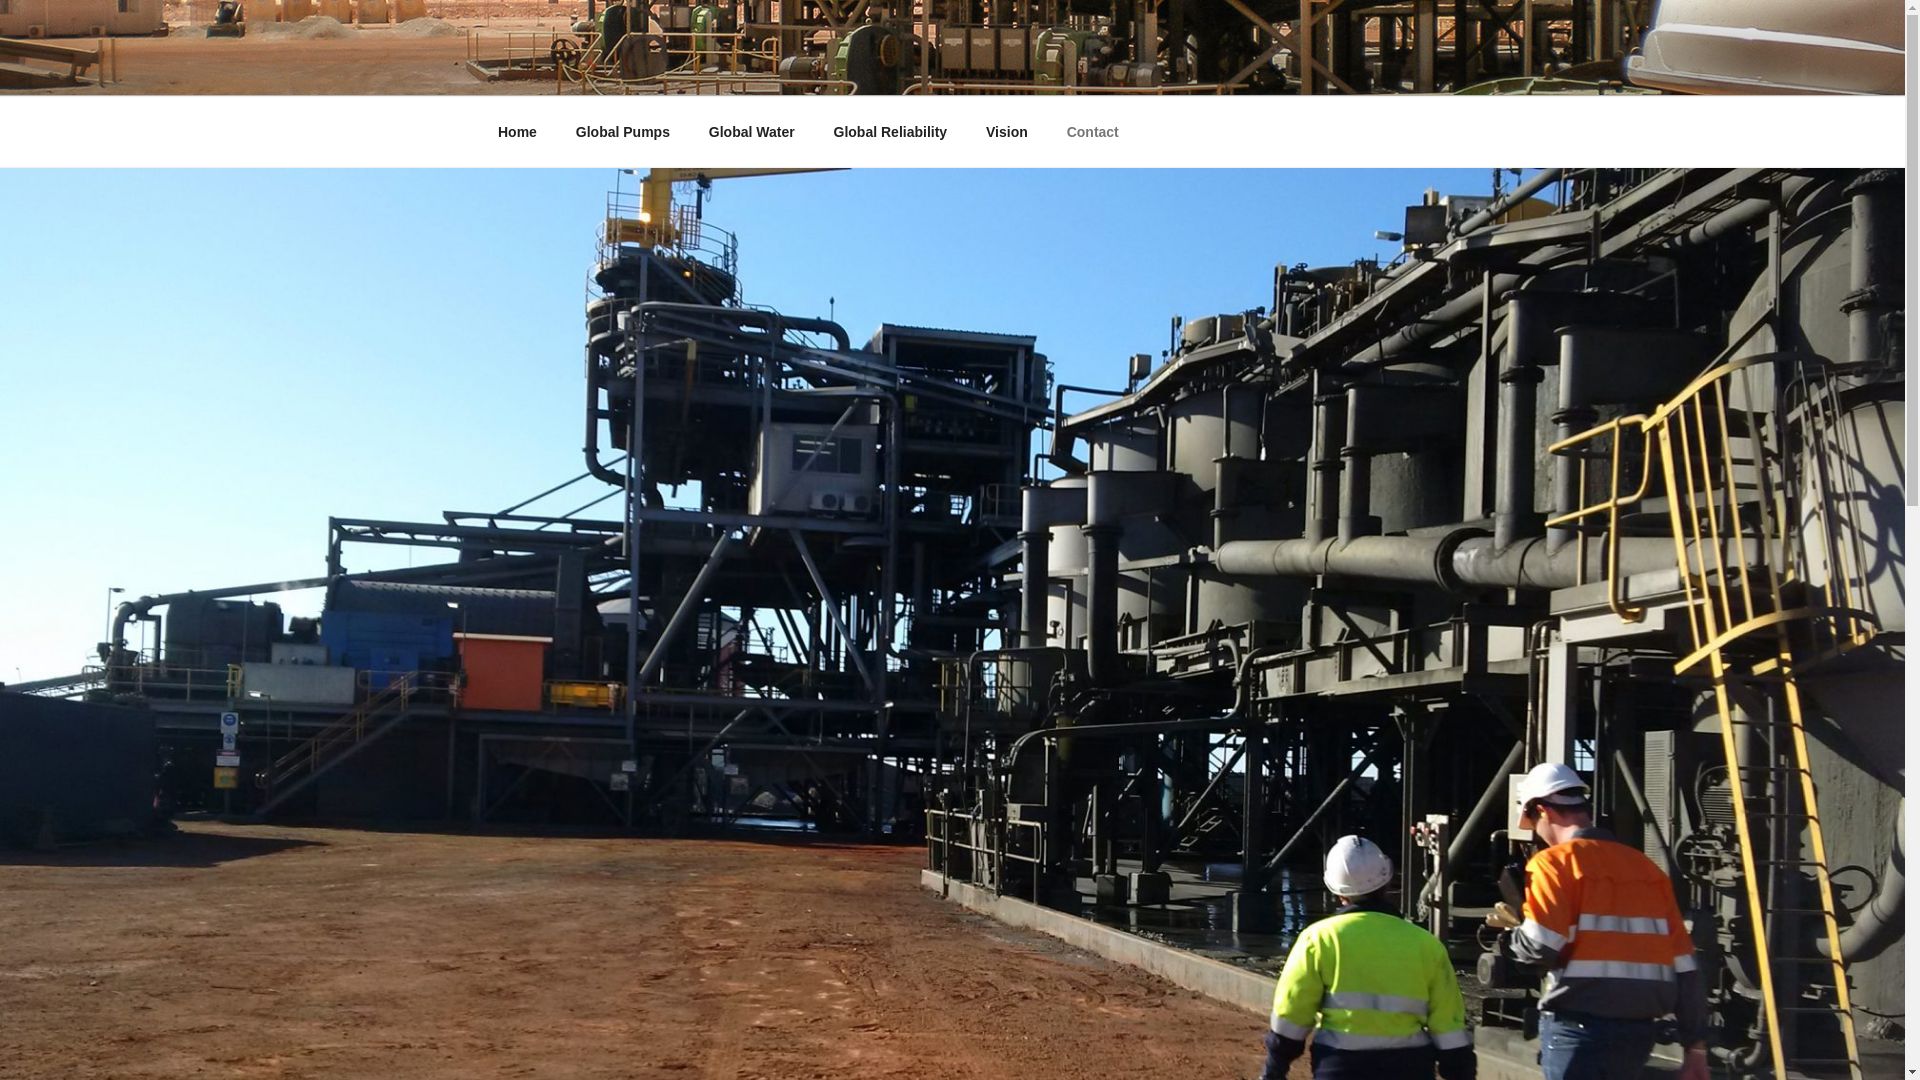 Image resolution: width=1920 pixels, height=1080 pixels. What do you see at coordinates (1048, 132) in the screenshot?
I see `'Contact'` at bounding box center [1048, 132].